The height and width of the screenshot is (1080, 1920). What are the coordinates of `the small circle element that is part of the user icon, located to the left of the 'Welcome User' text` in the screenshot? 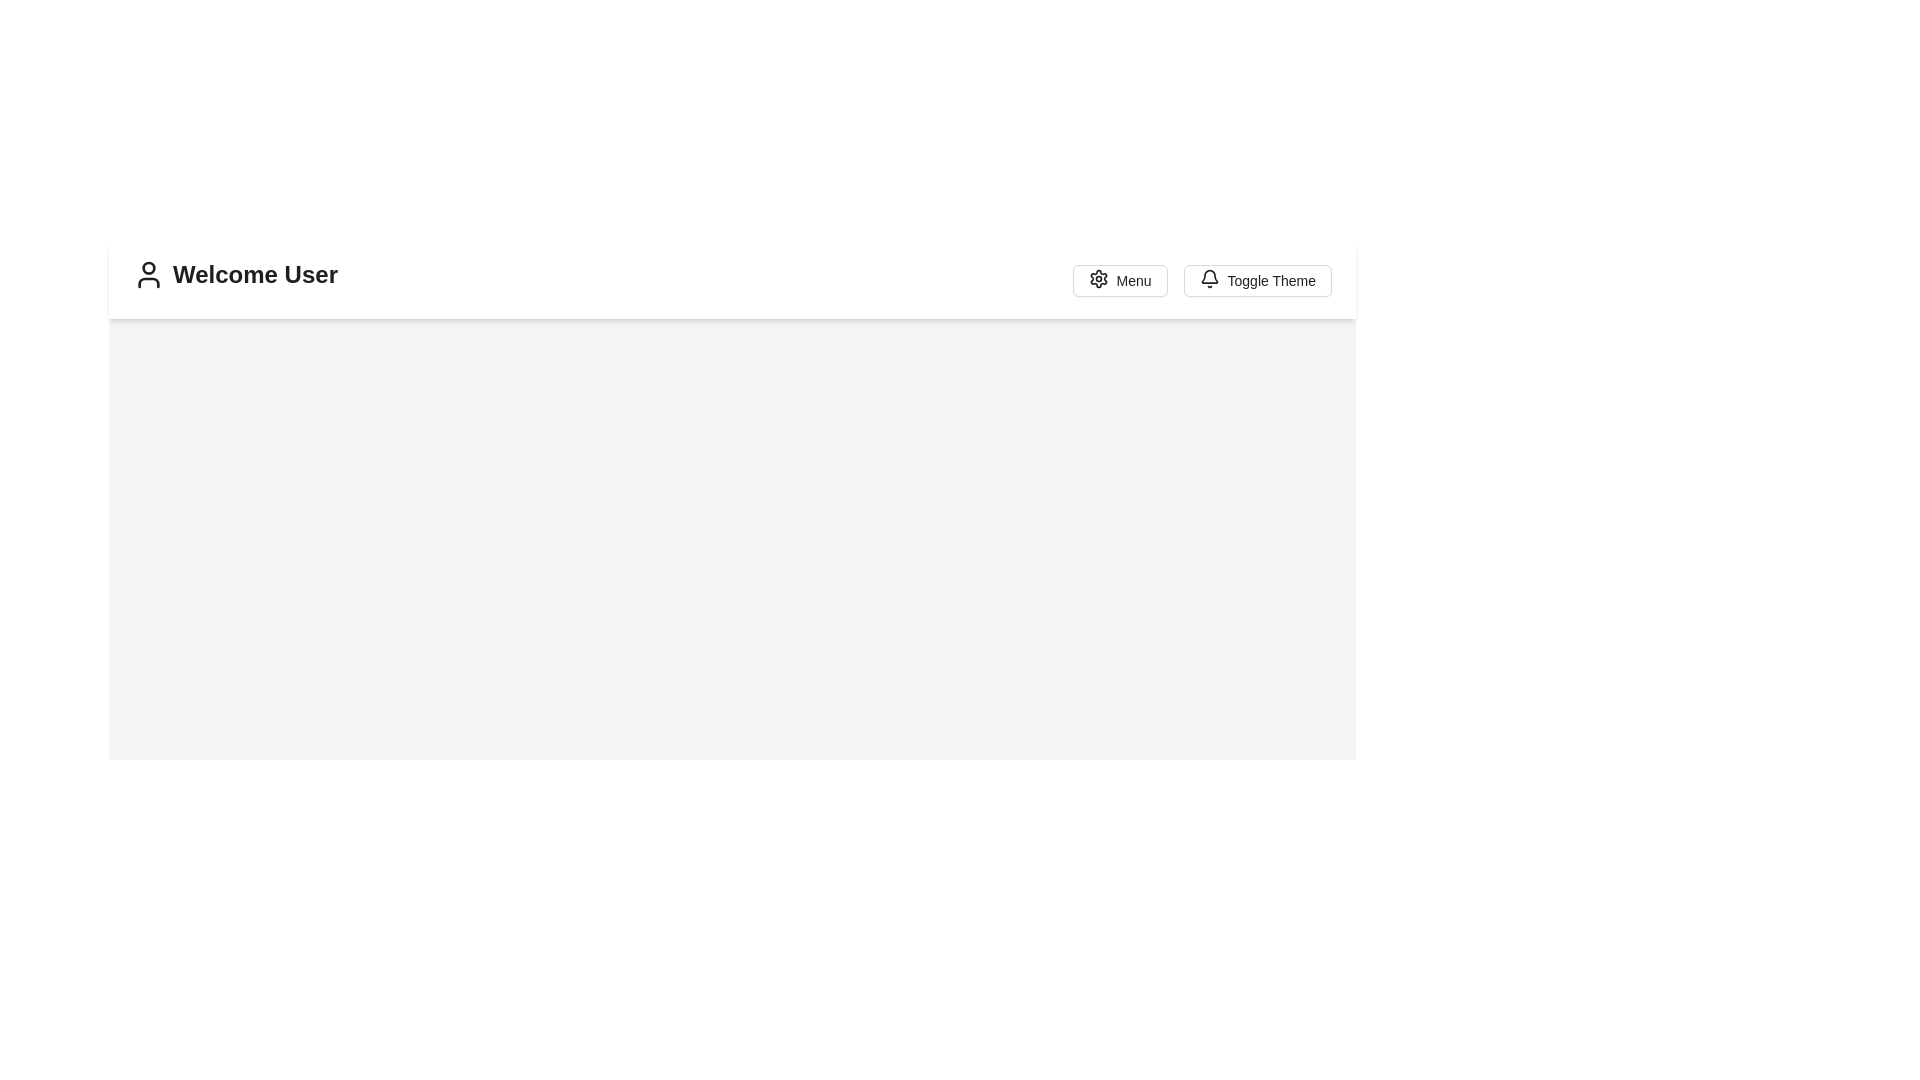 It's located at (147, 266).